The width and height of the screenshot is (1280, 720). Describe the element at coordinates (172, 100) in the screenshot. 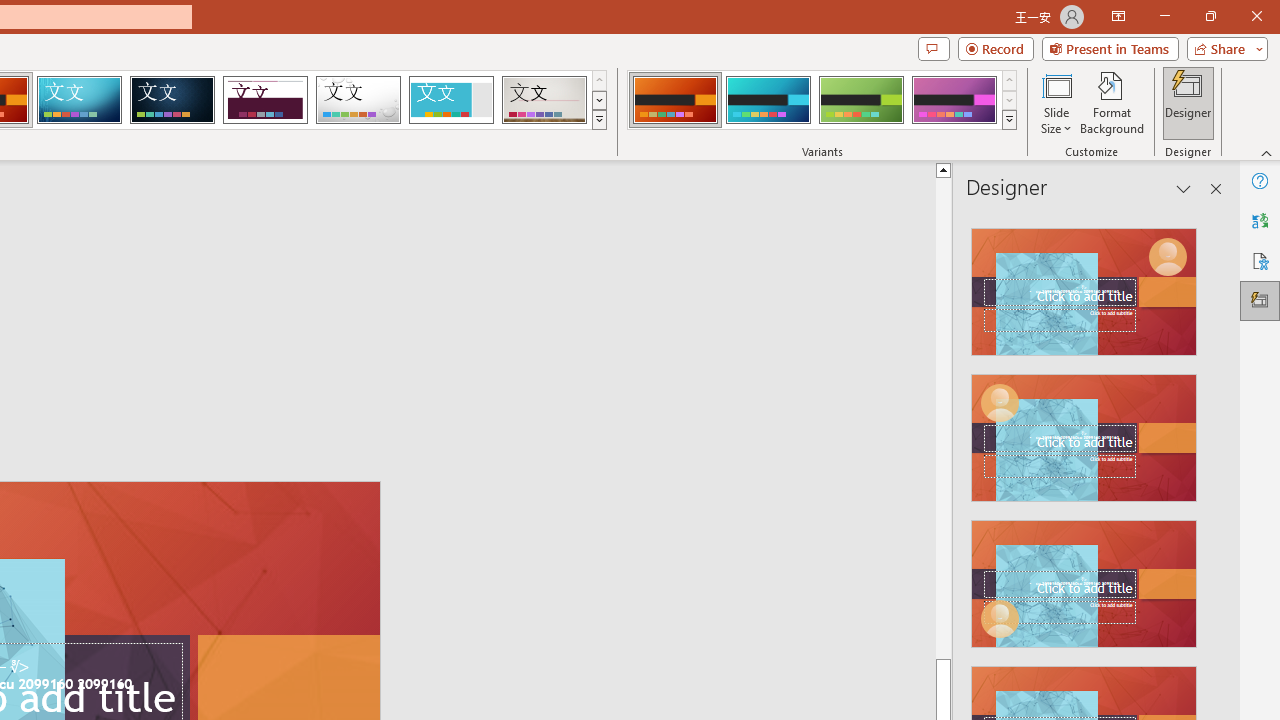

I see `'Damask'` at that location.